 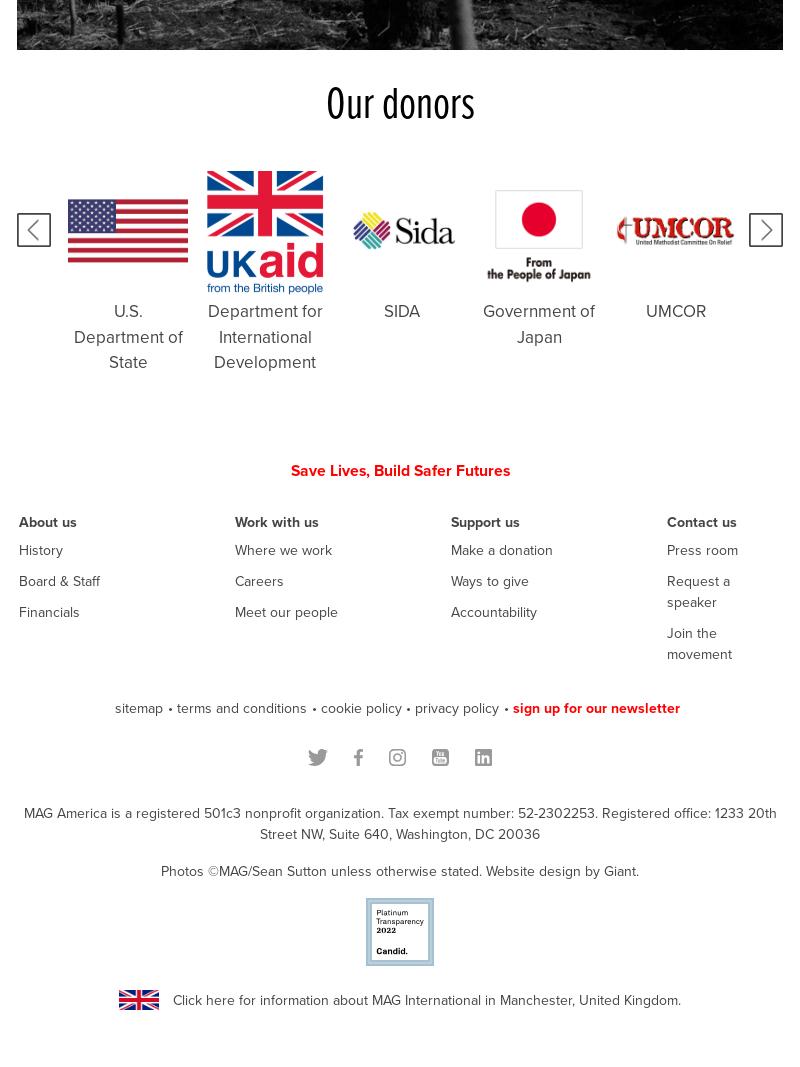 What do you see at coordinates (276, 521) in the screenshot?
I see `'Work with us'` at bounding box center [276, 521].